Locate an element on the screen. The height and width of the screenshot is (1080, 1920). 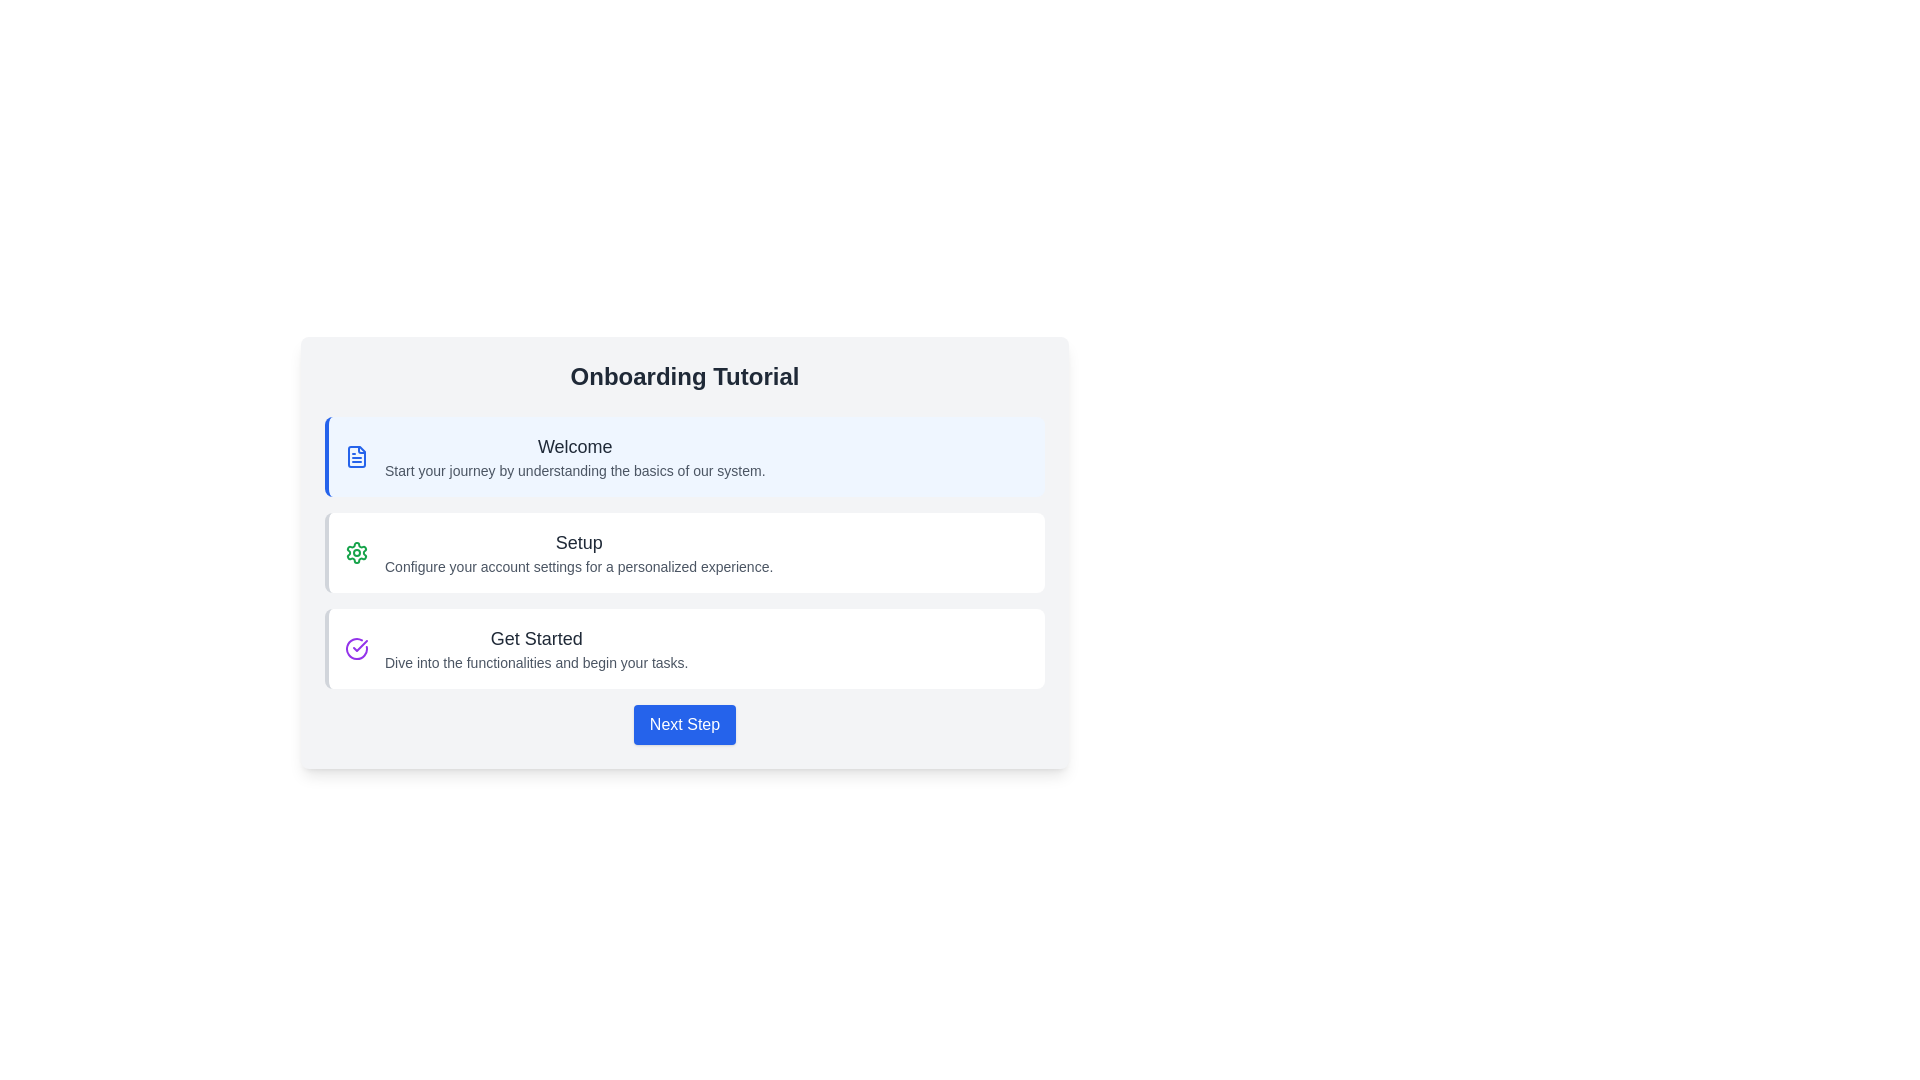
the 'Get Started' text, which is styled with a medium-sized gray font and located in the lower right area of the onboarding tutorial's 'Get Started' section, to highlight it is located at coordinates (536, 639).